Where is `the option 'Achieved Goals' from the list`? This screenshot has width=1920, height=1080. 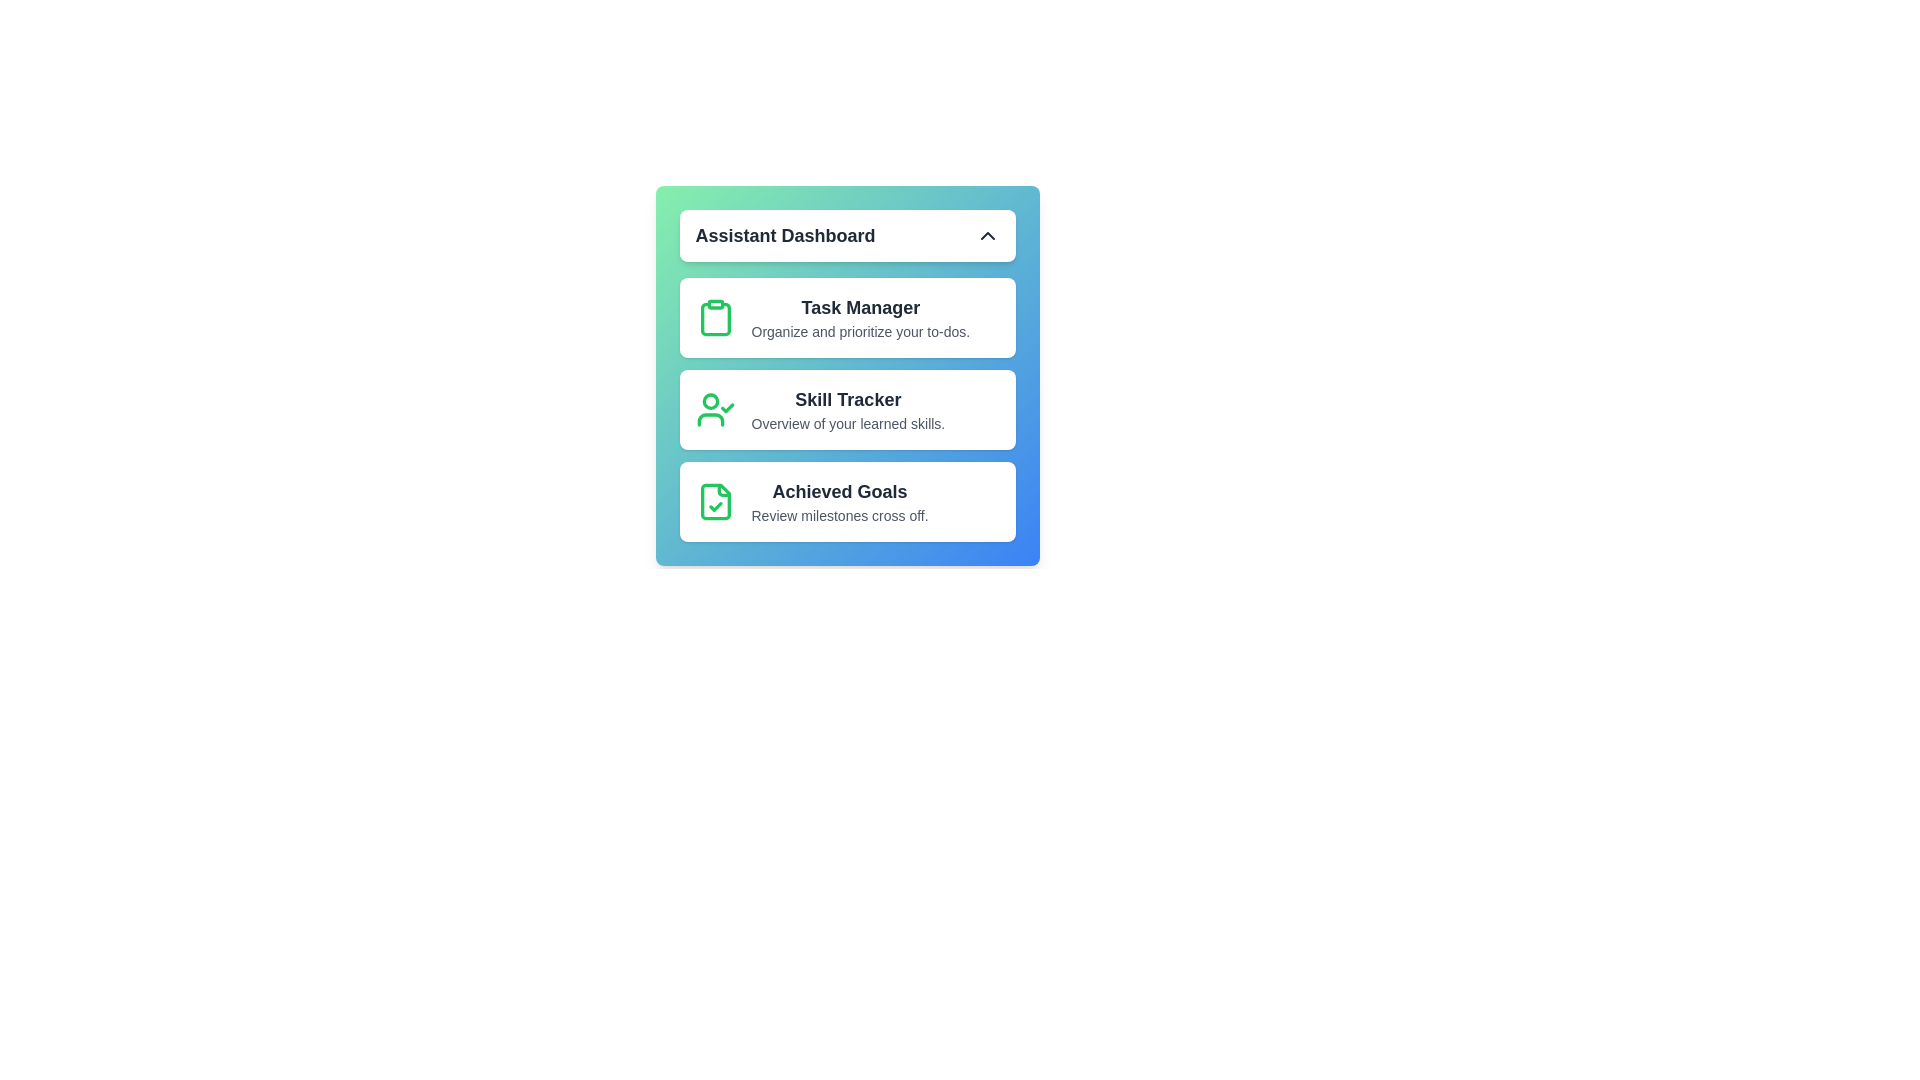 the option 'Achieved Goals' from the list is located at coordinates (847, 500).